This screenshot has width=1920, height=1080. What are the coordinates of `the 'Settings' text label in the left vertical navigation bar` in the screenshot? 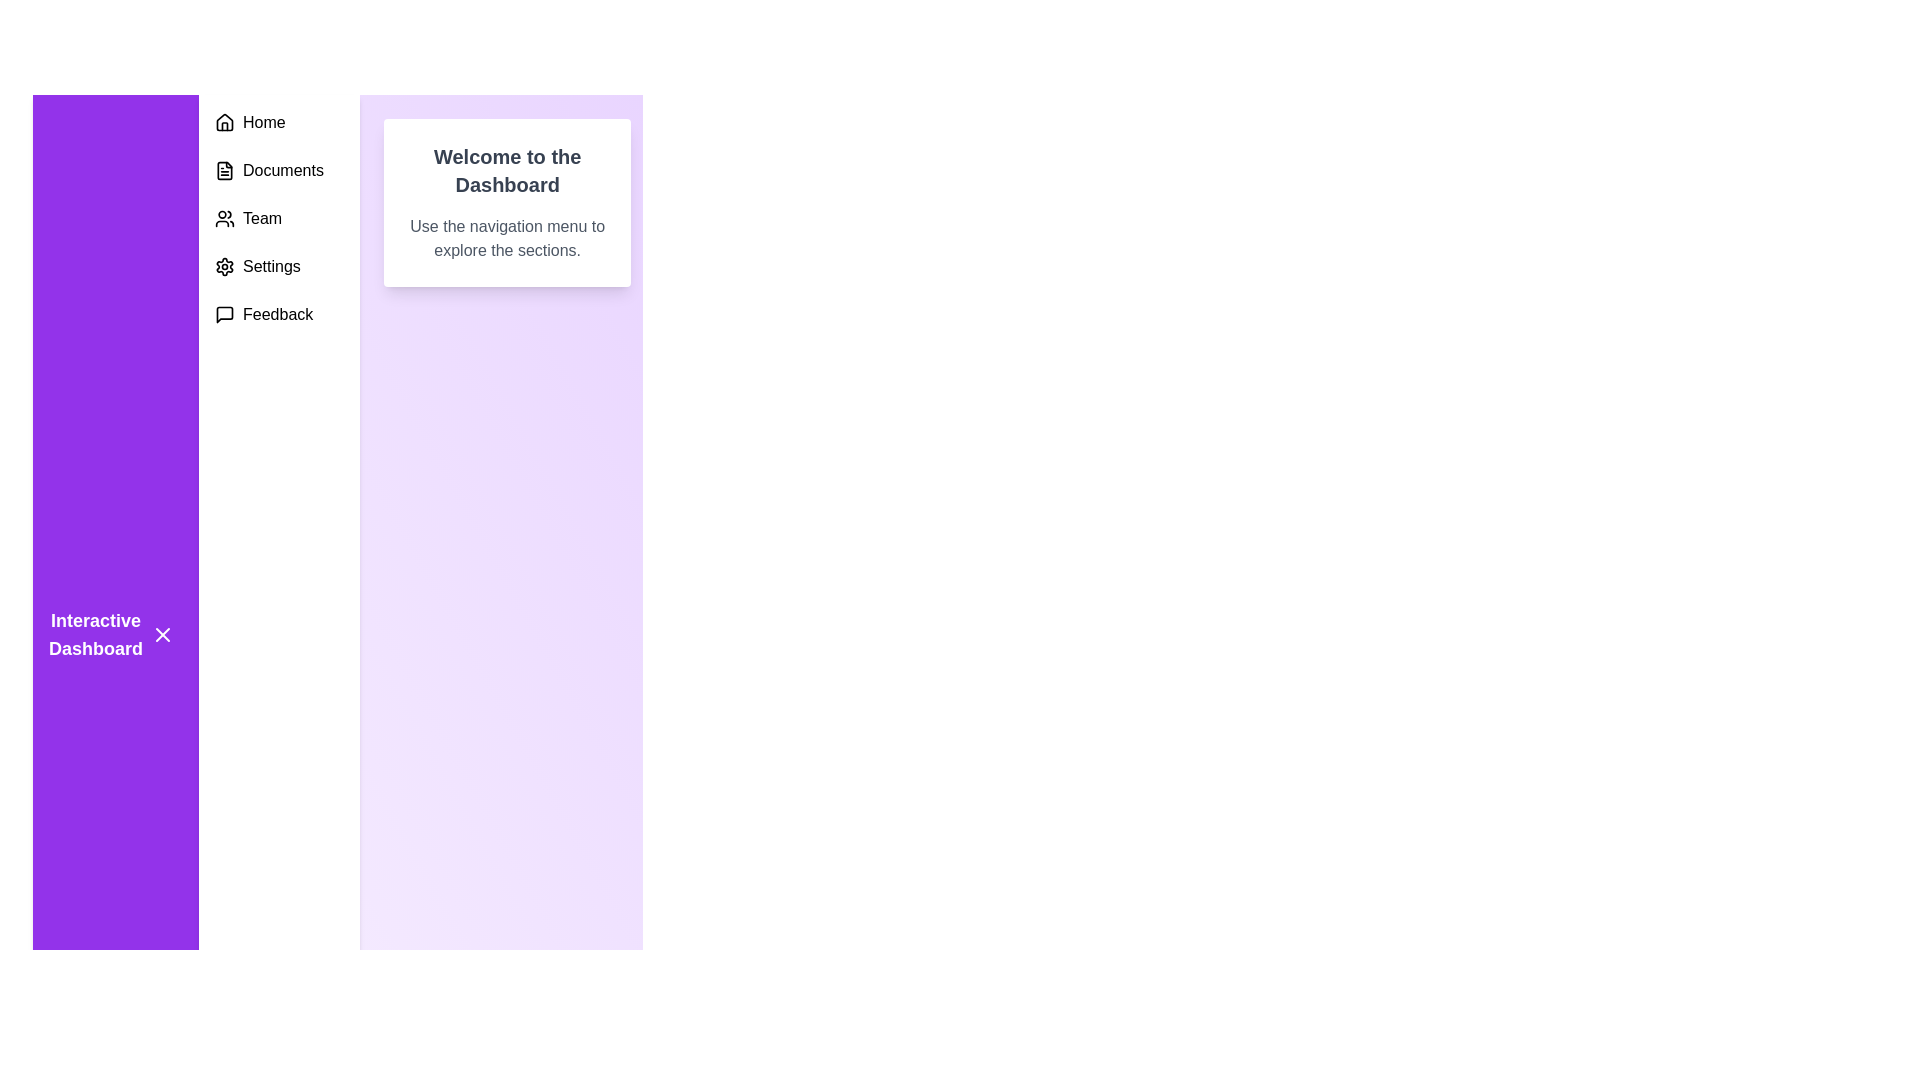 It's located at (270, 265).